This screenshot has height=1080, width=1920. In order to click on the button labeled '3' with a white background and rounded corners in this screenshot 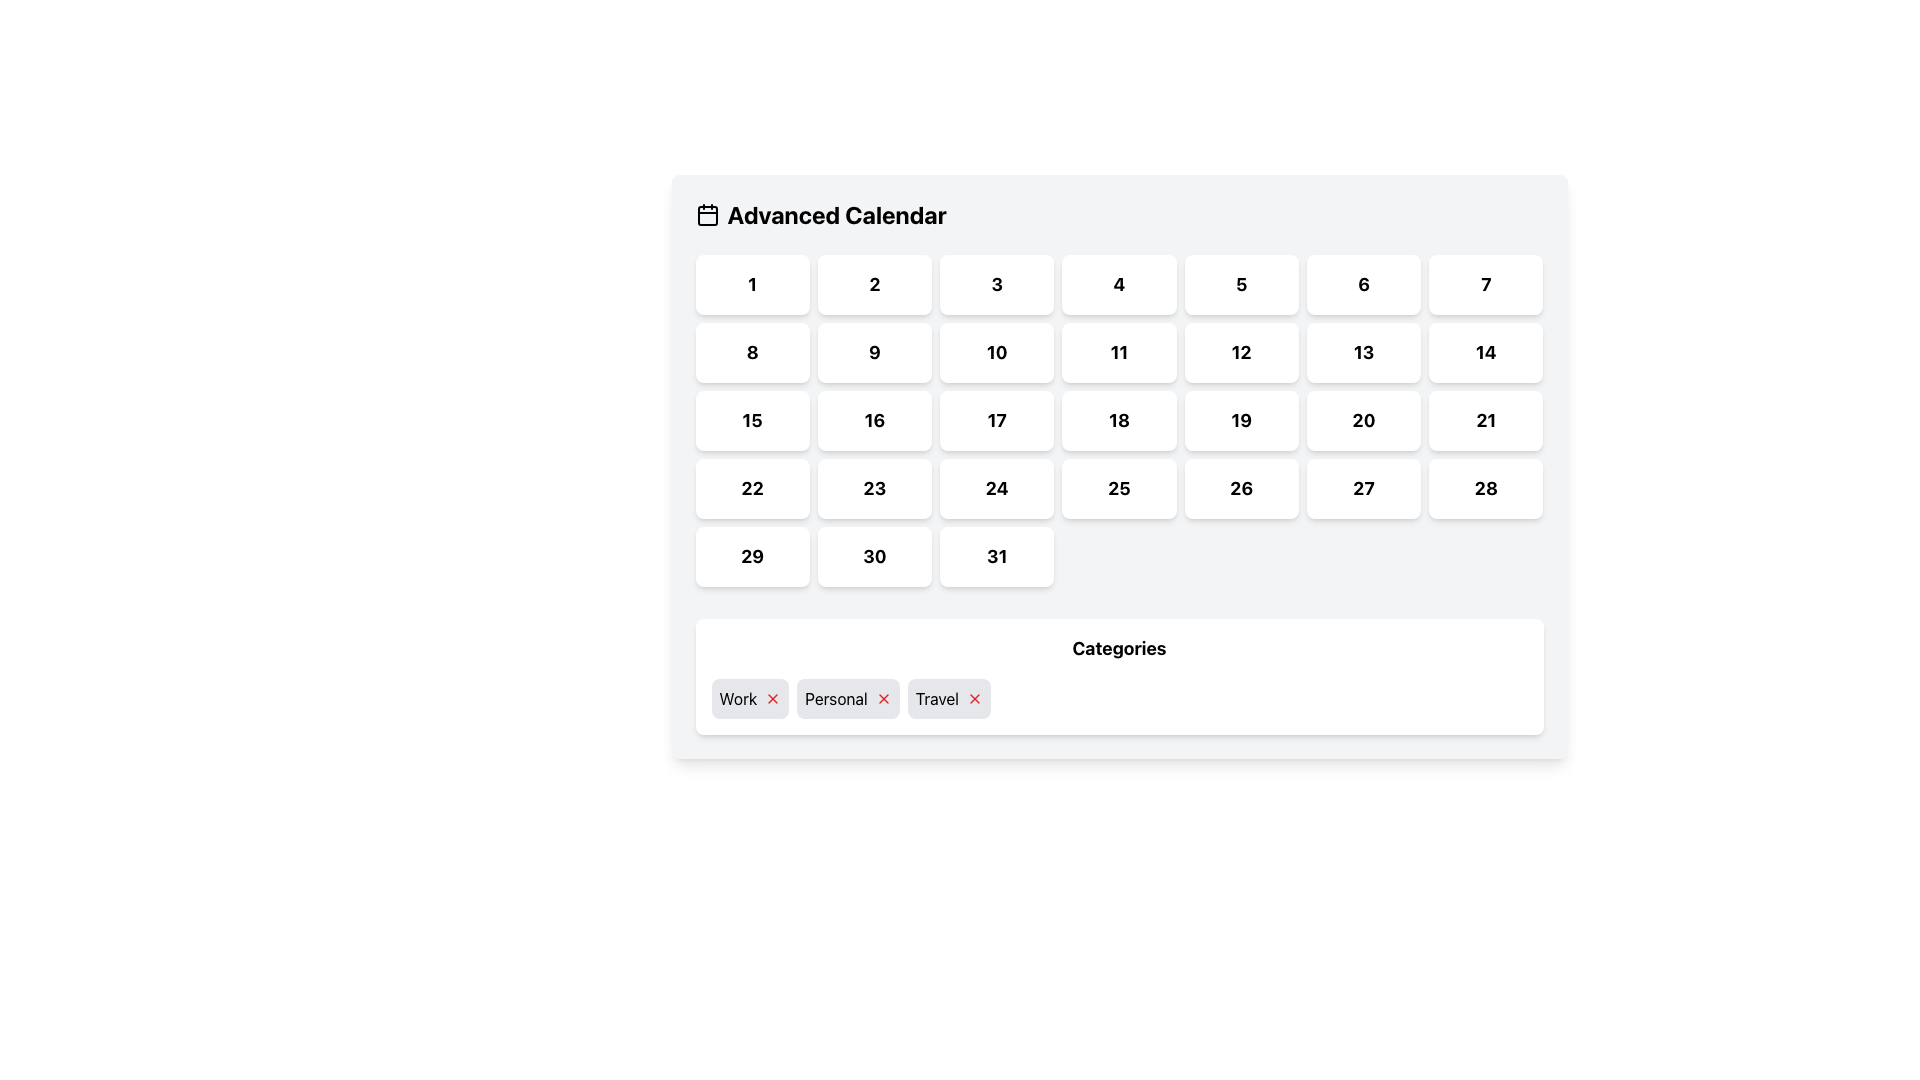, I will do `click(997, 285)`.